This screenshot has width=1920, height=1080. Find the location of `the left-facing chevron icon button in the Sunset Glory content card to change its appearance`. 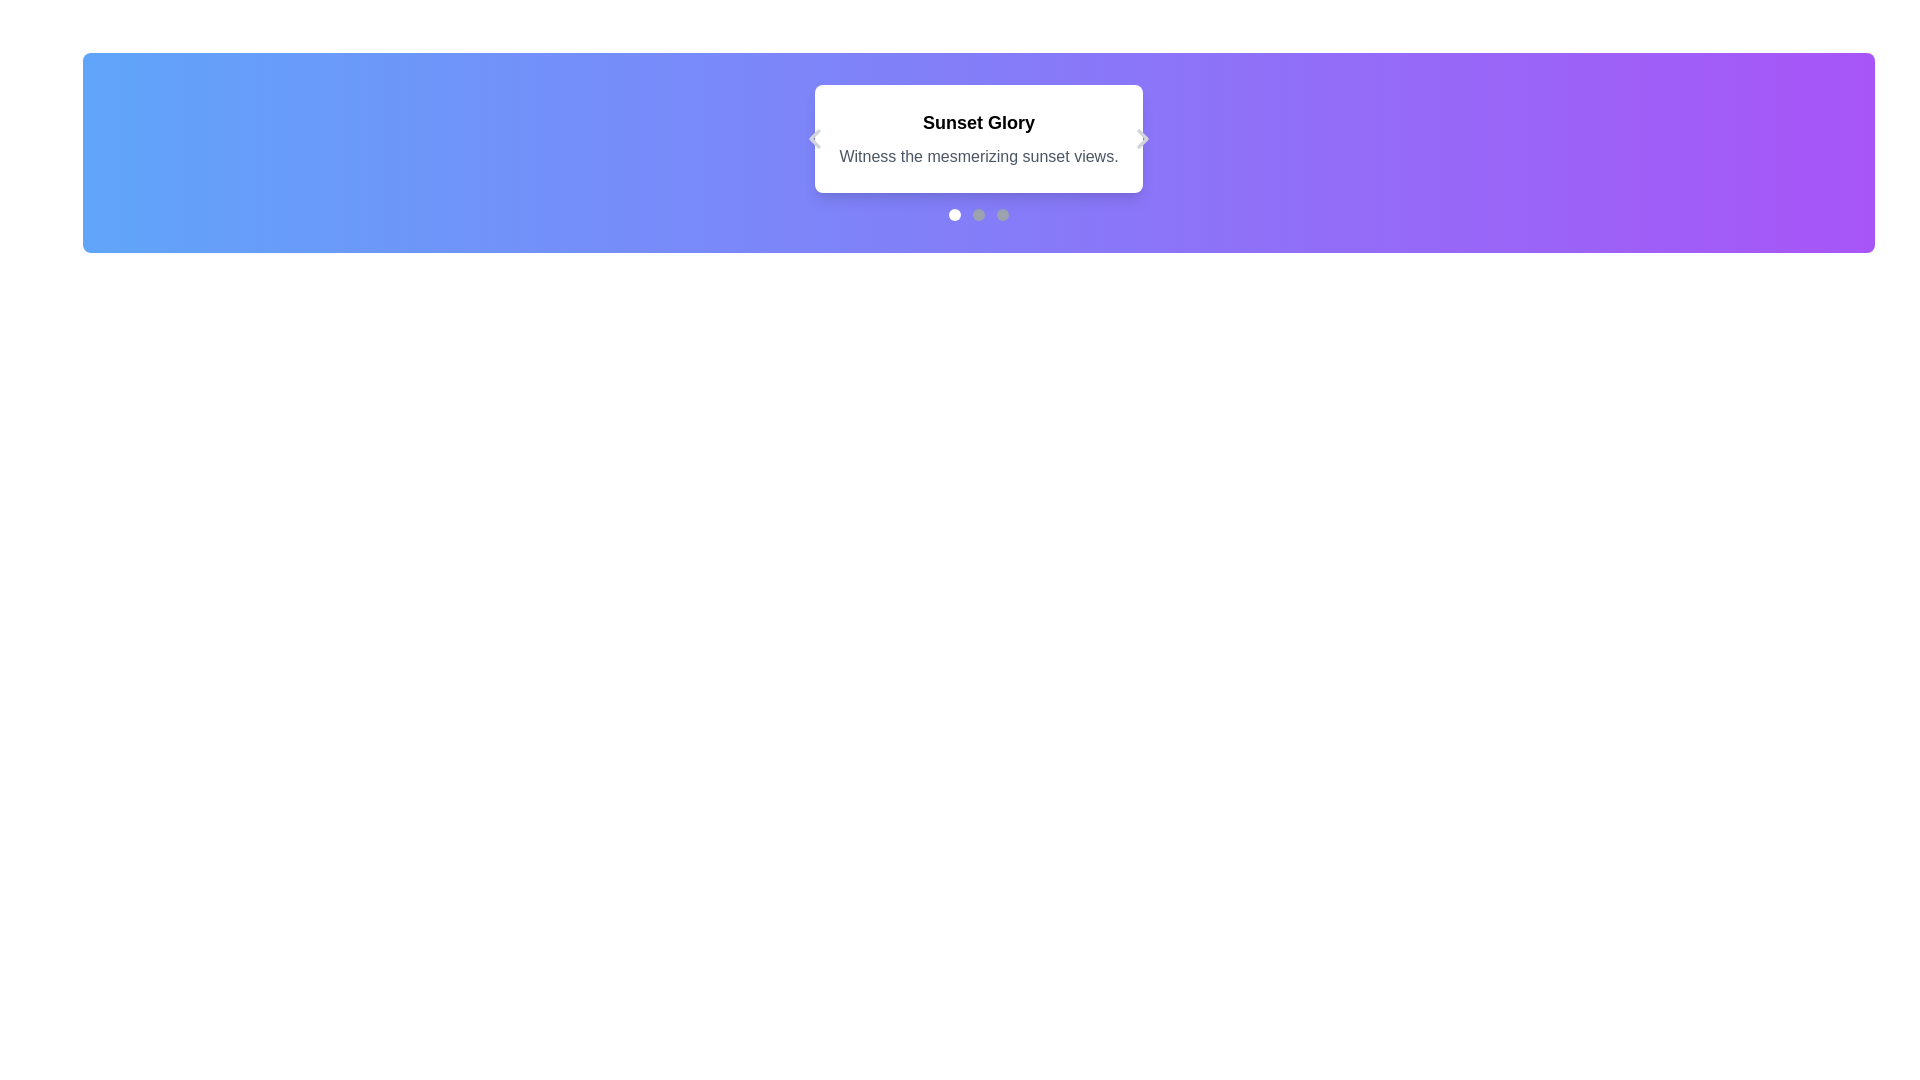

the left-facing chevron icon button in the Sunset Glory content card to change its appearance is located at coordinates (815, 137).